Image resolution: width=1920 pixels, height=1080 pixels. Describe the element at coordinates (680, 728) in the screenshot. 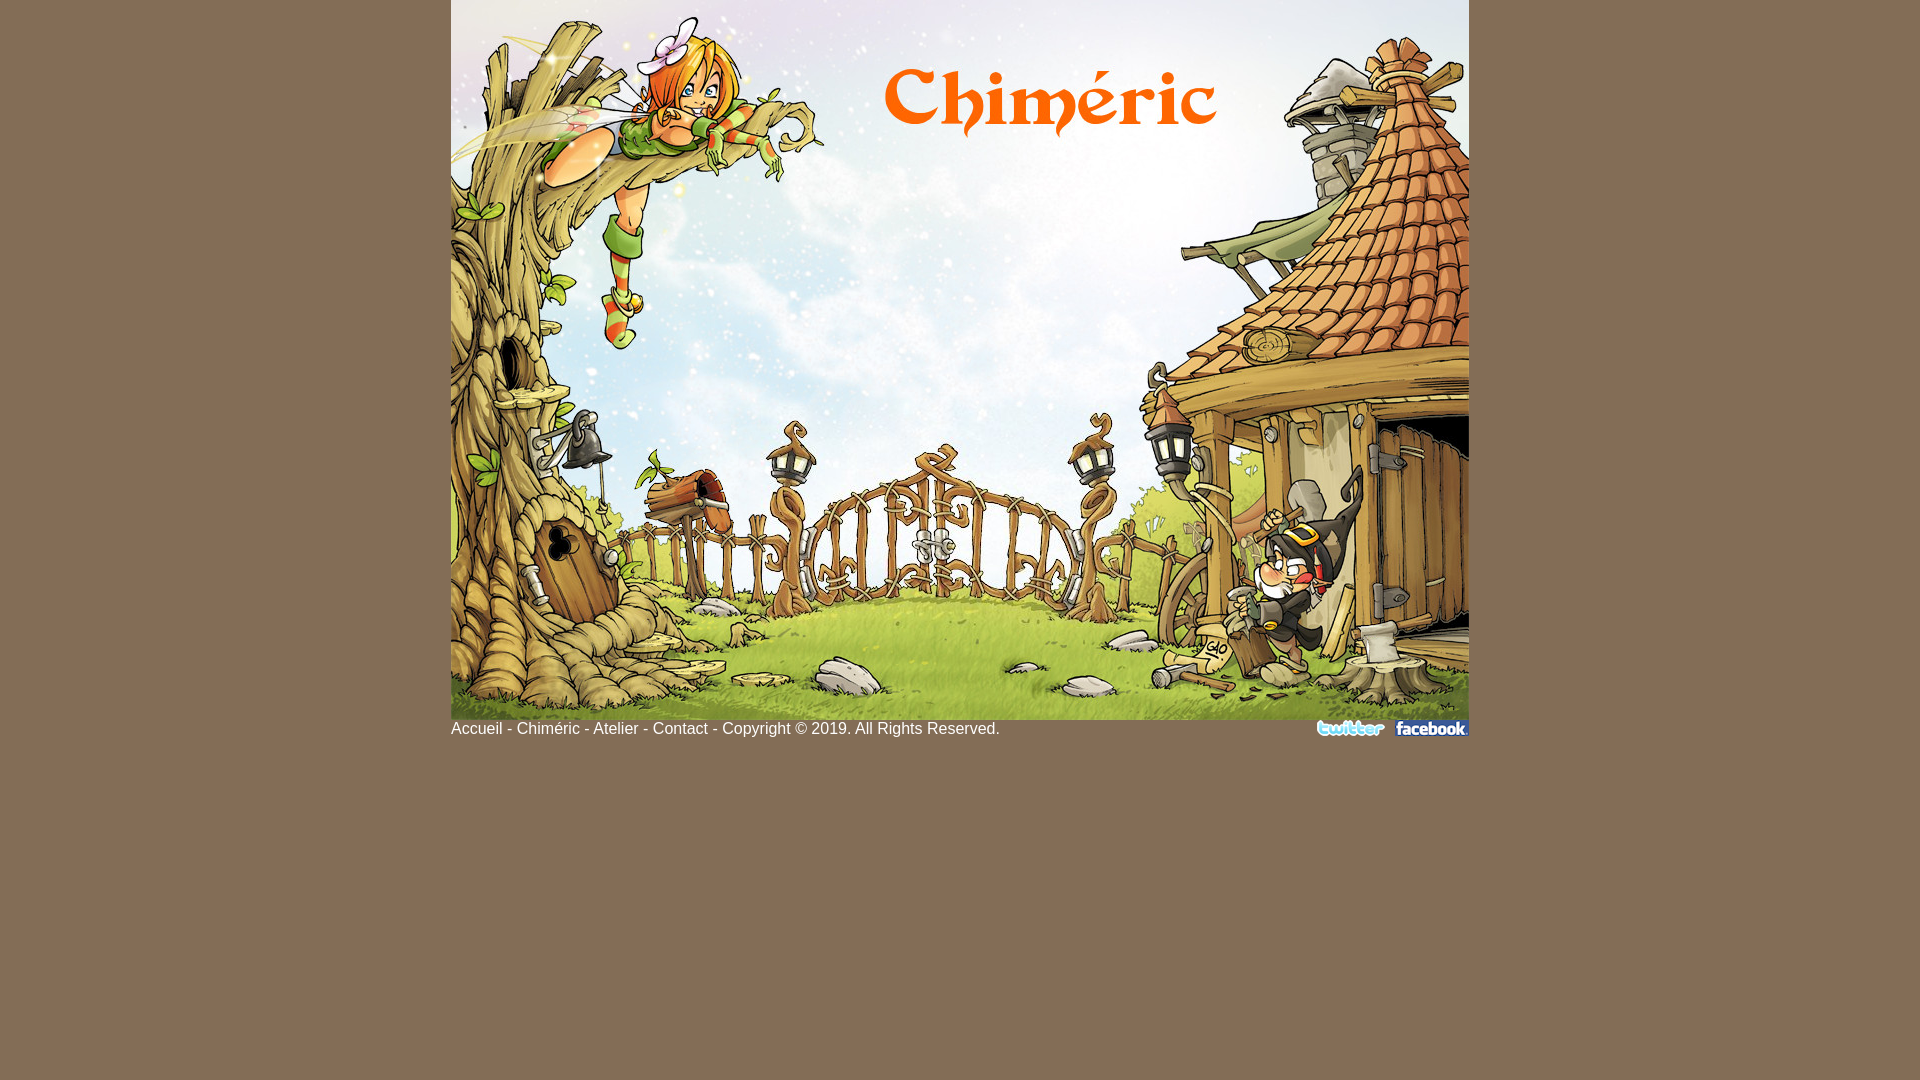

I see `'Contact'` at that location.